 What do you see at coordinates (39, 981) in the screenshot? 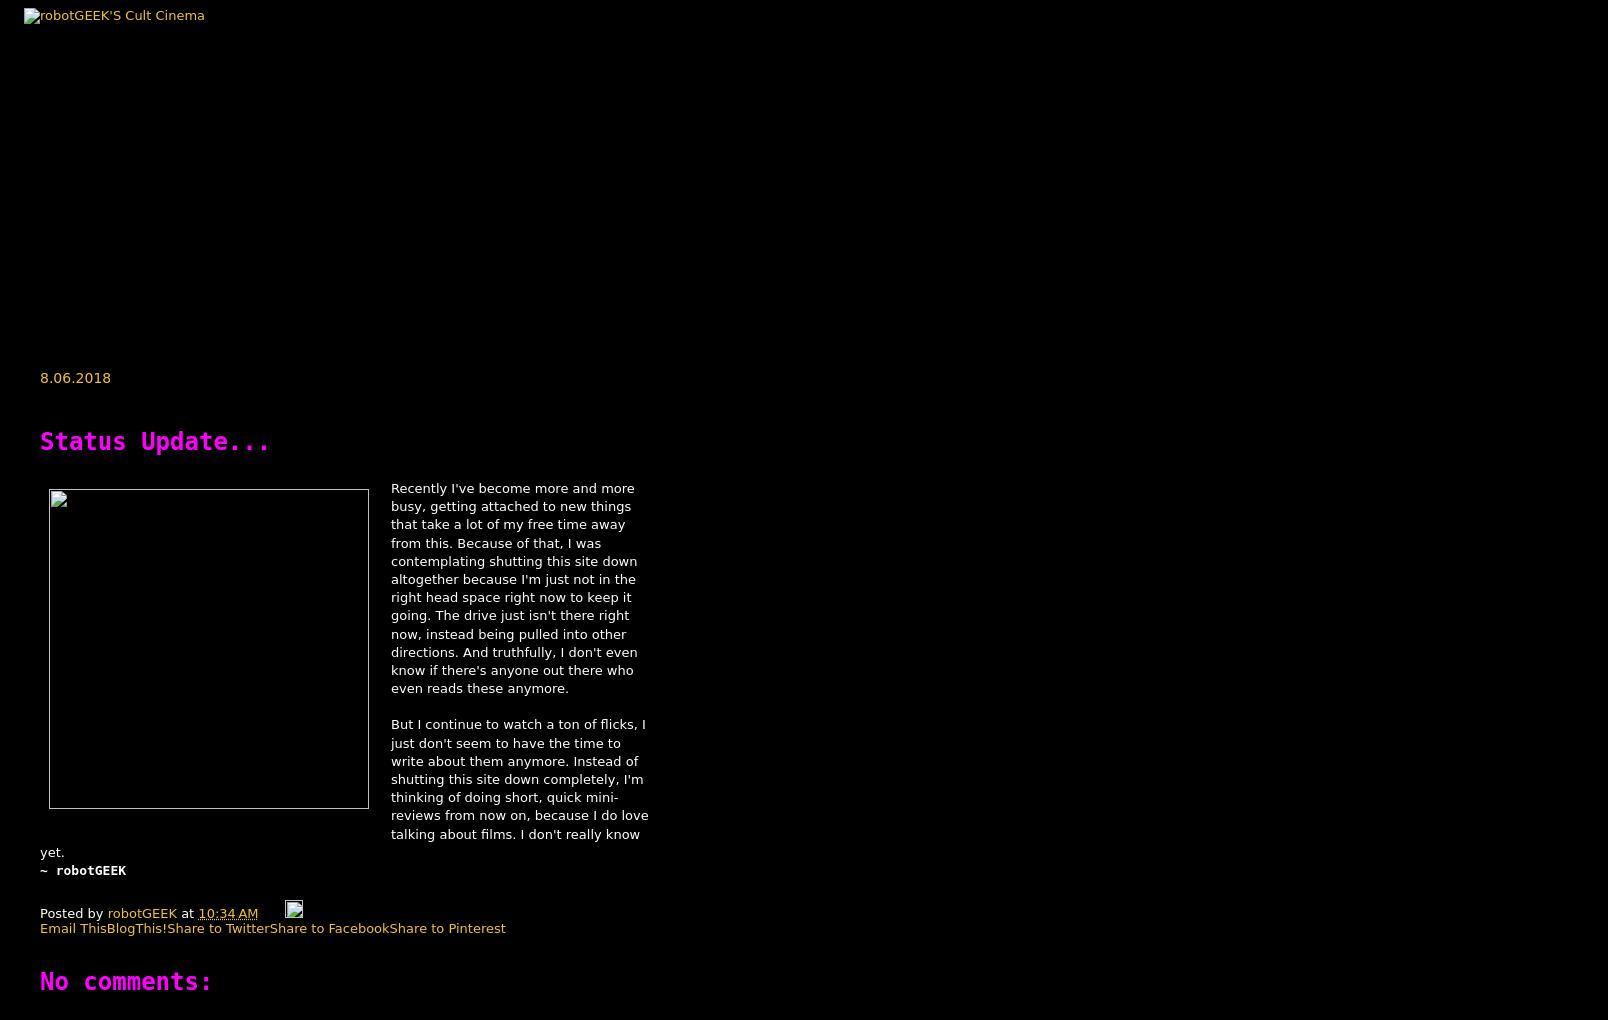
I see `'No comments:'` at bounding box center [39, 981].